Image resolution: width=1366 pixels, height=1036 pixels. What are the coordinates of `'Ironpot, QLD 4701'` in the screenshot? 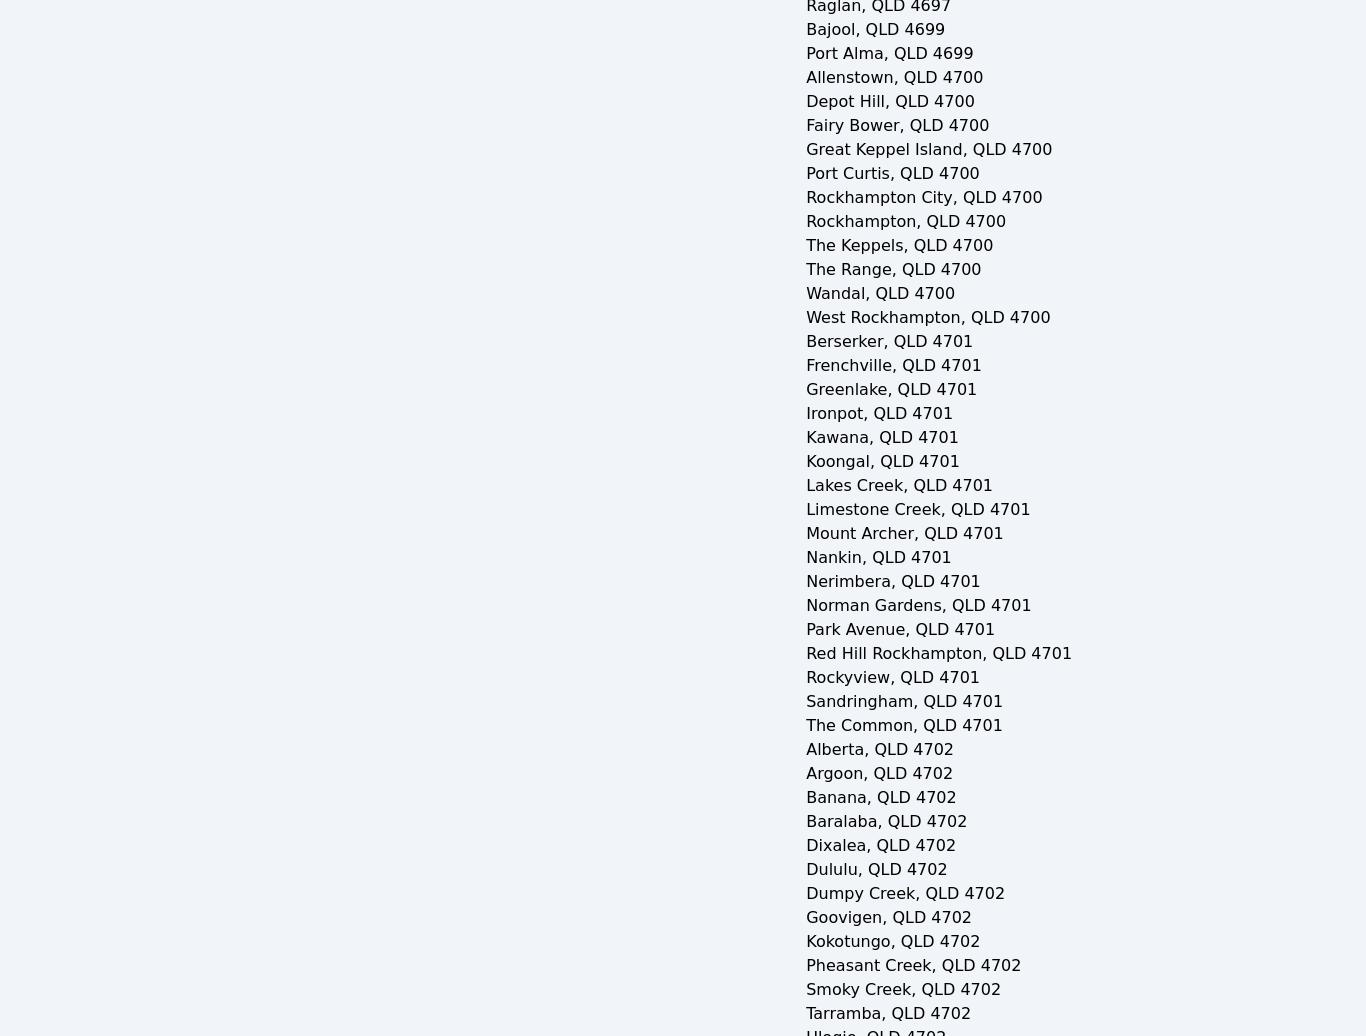 It's located at (878, 413).